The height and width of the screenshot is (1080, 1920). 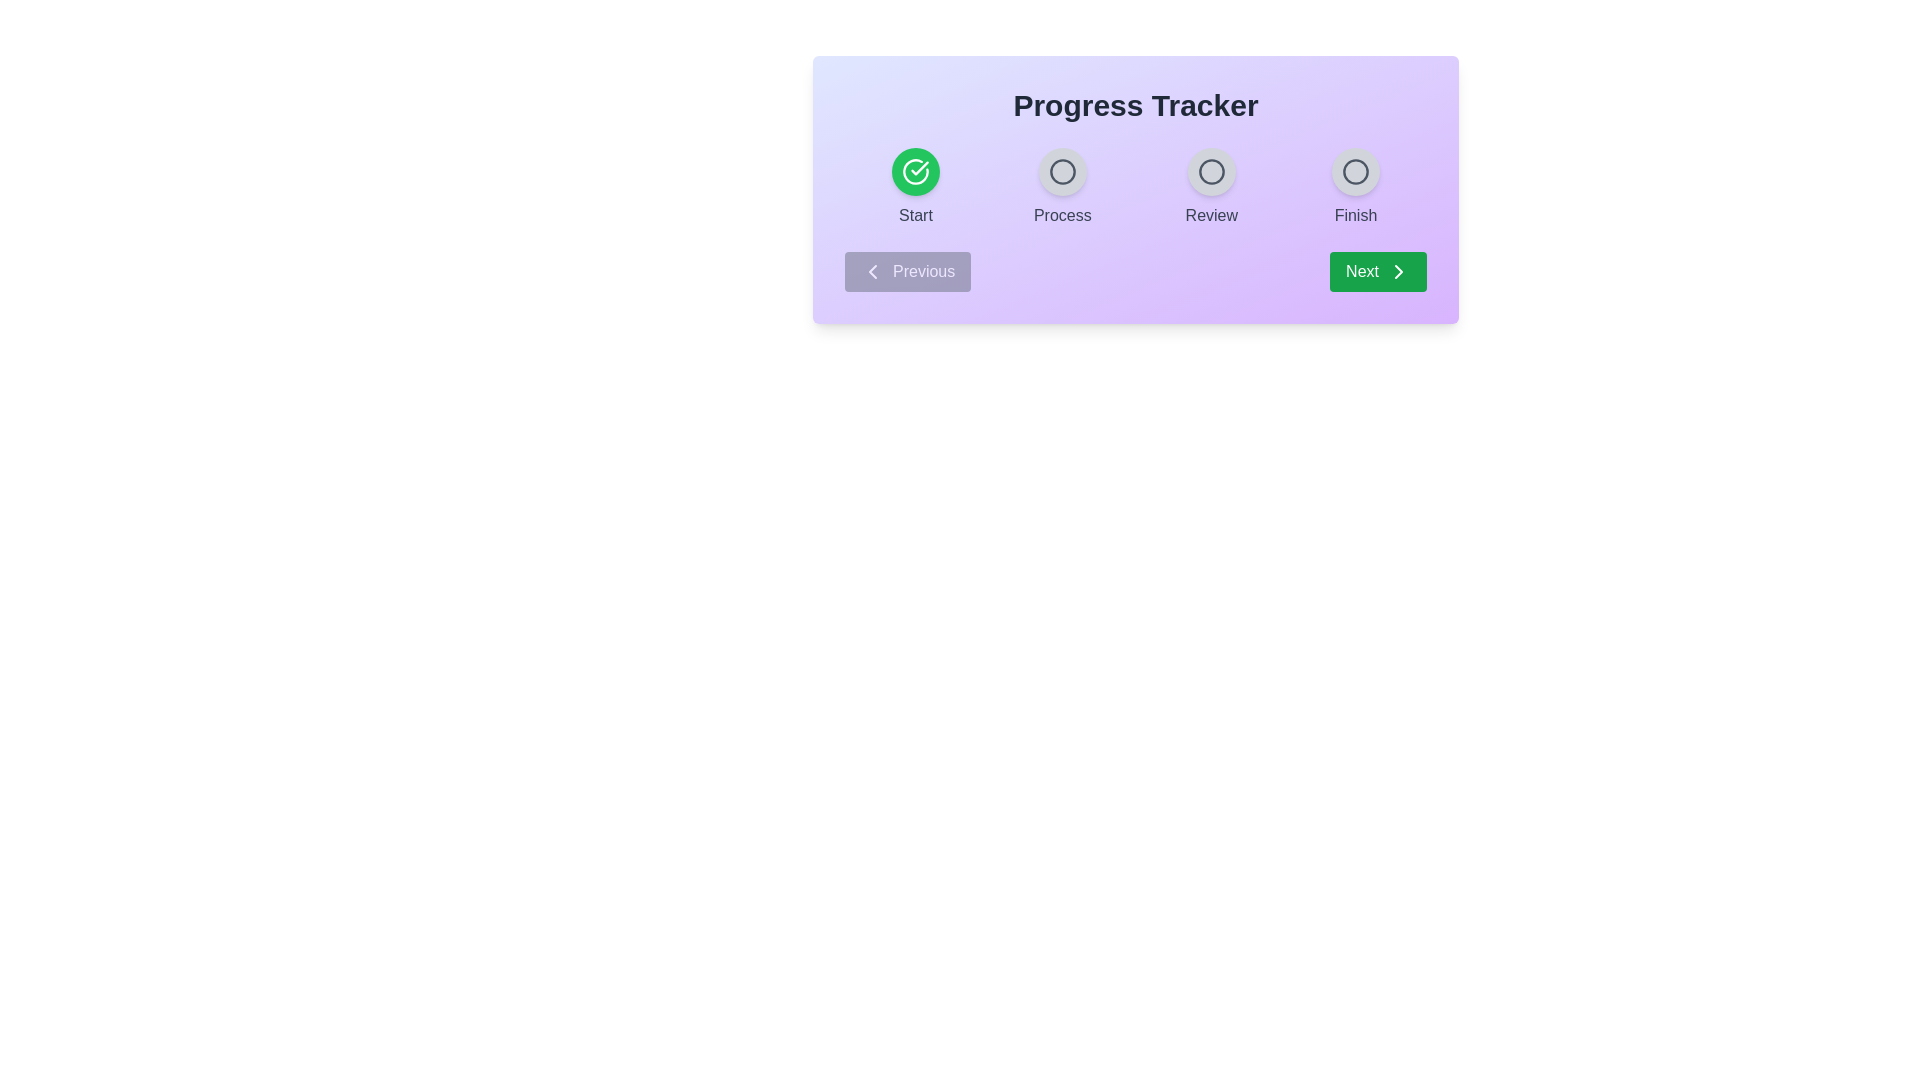 What do you see at coordinates (915, 188) in the screenshot?
I see `the green circular Status Indicator icon with a white check mark, located above the 'Start' label, the first in a sequence of four indicators` at bounding box center [915, 188].